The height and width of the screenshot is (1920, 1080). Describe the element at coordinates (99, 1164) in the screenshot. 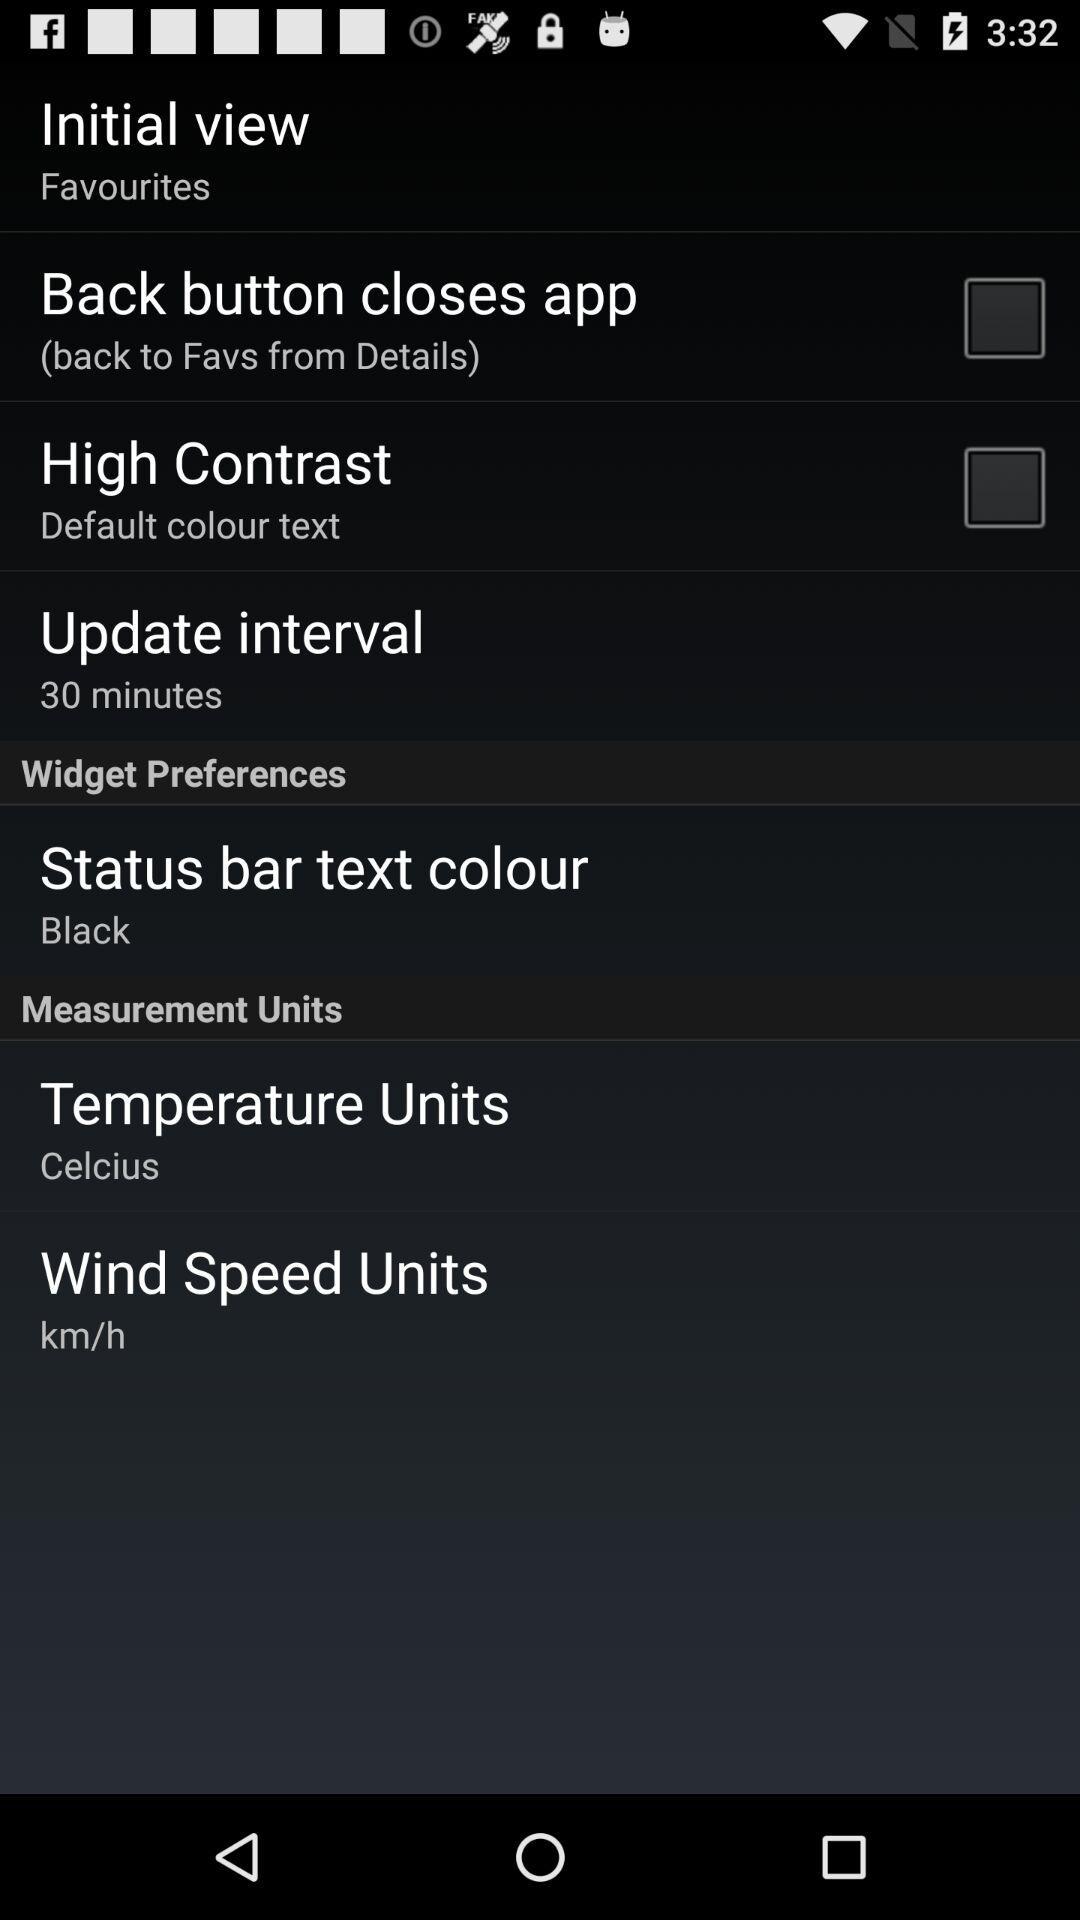

I see `the item below temperature units` at that location.